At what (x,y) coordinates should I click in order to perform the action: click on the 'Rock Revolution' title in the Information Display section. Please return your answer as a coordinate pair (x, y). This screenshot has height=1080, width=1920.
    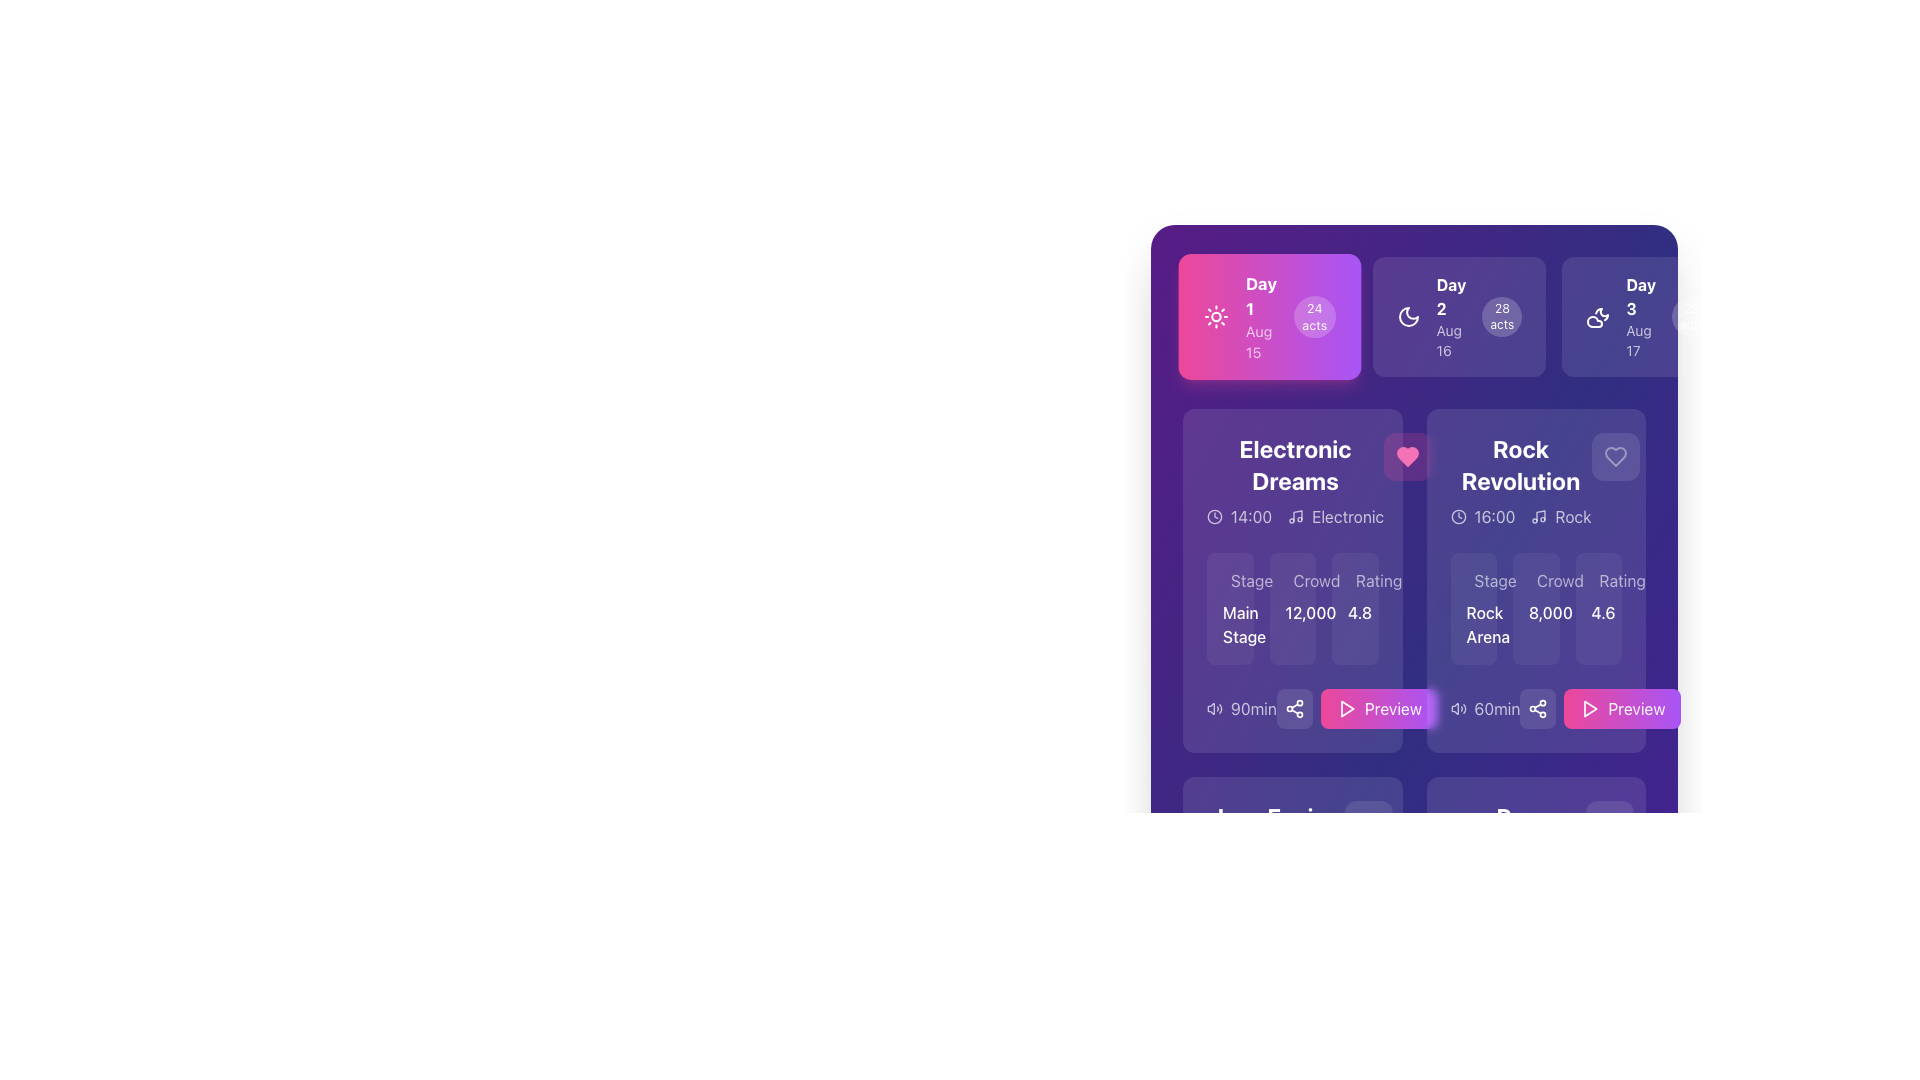
    Looking at the image, I should click on (1520, 481).